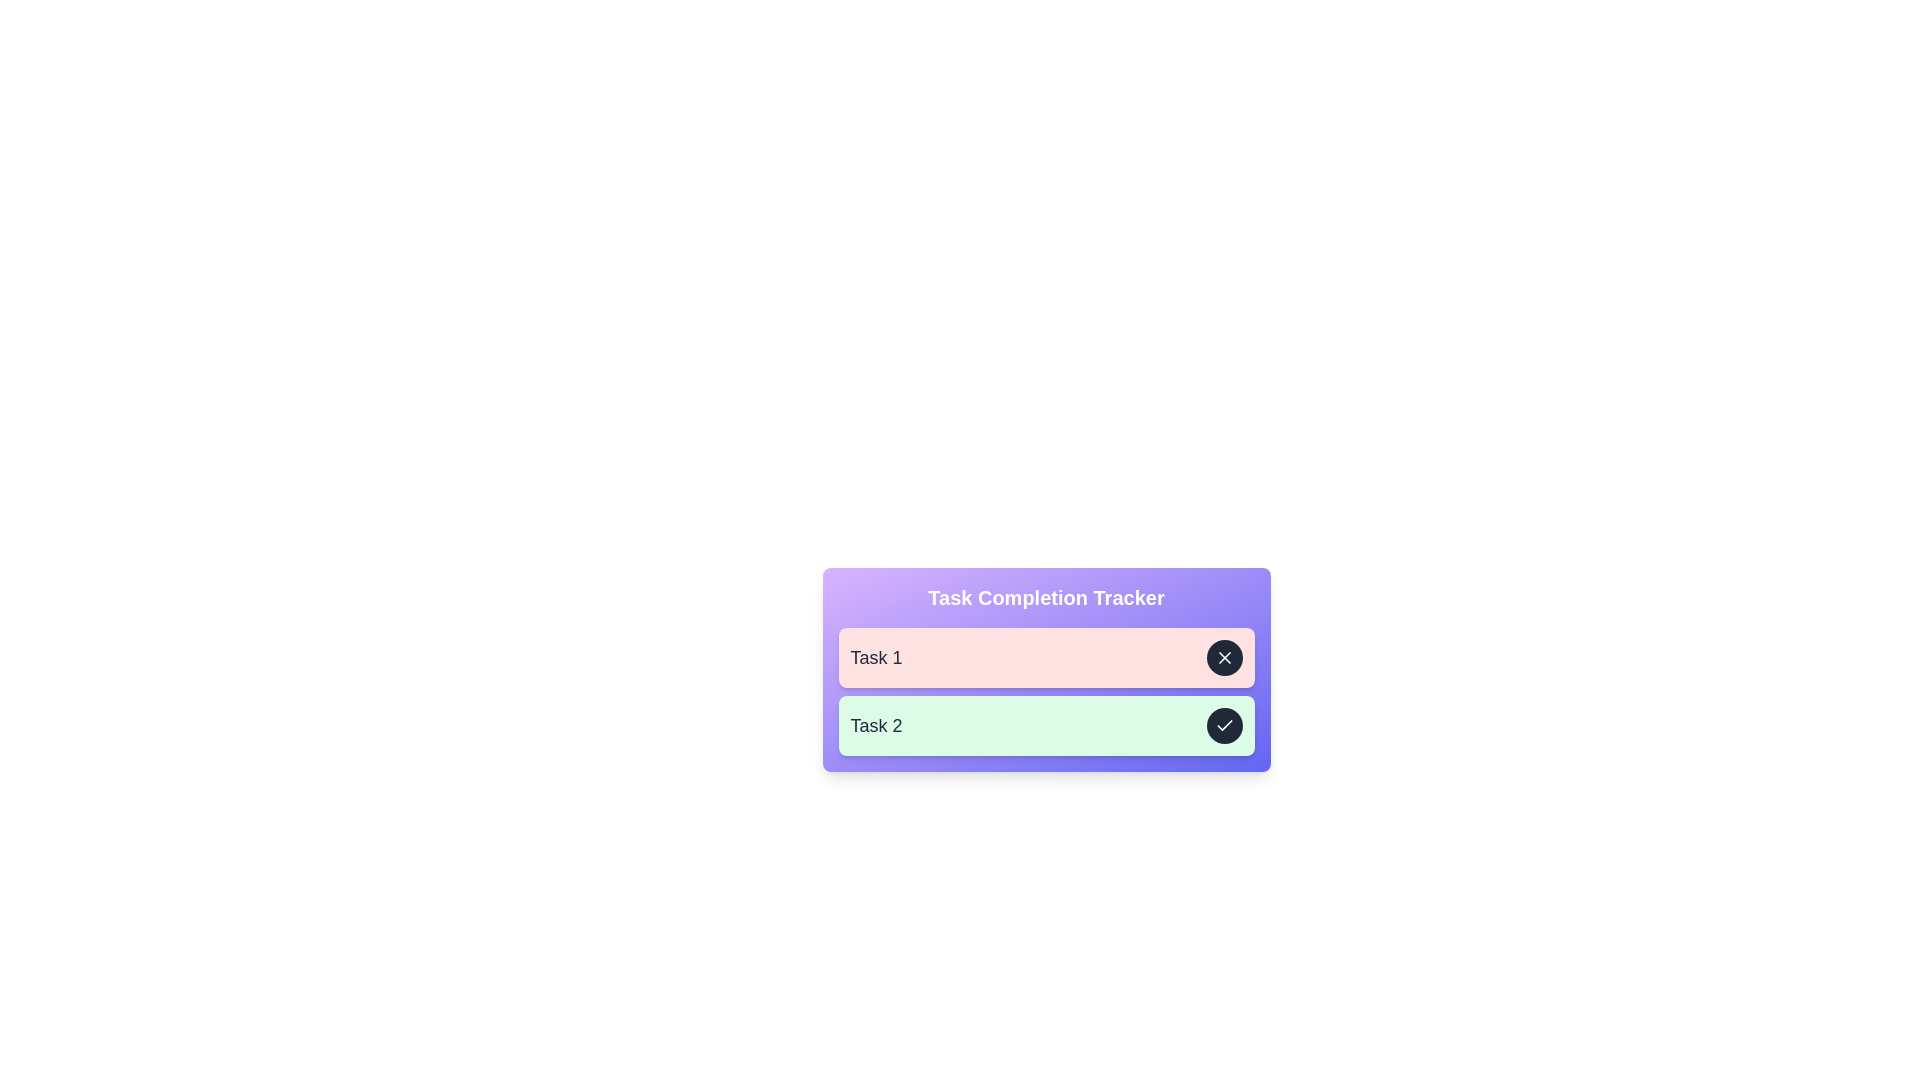  I want to click on the list of task items in the 'Task Completion Tracker' card, so click(1045, 690).